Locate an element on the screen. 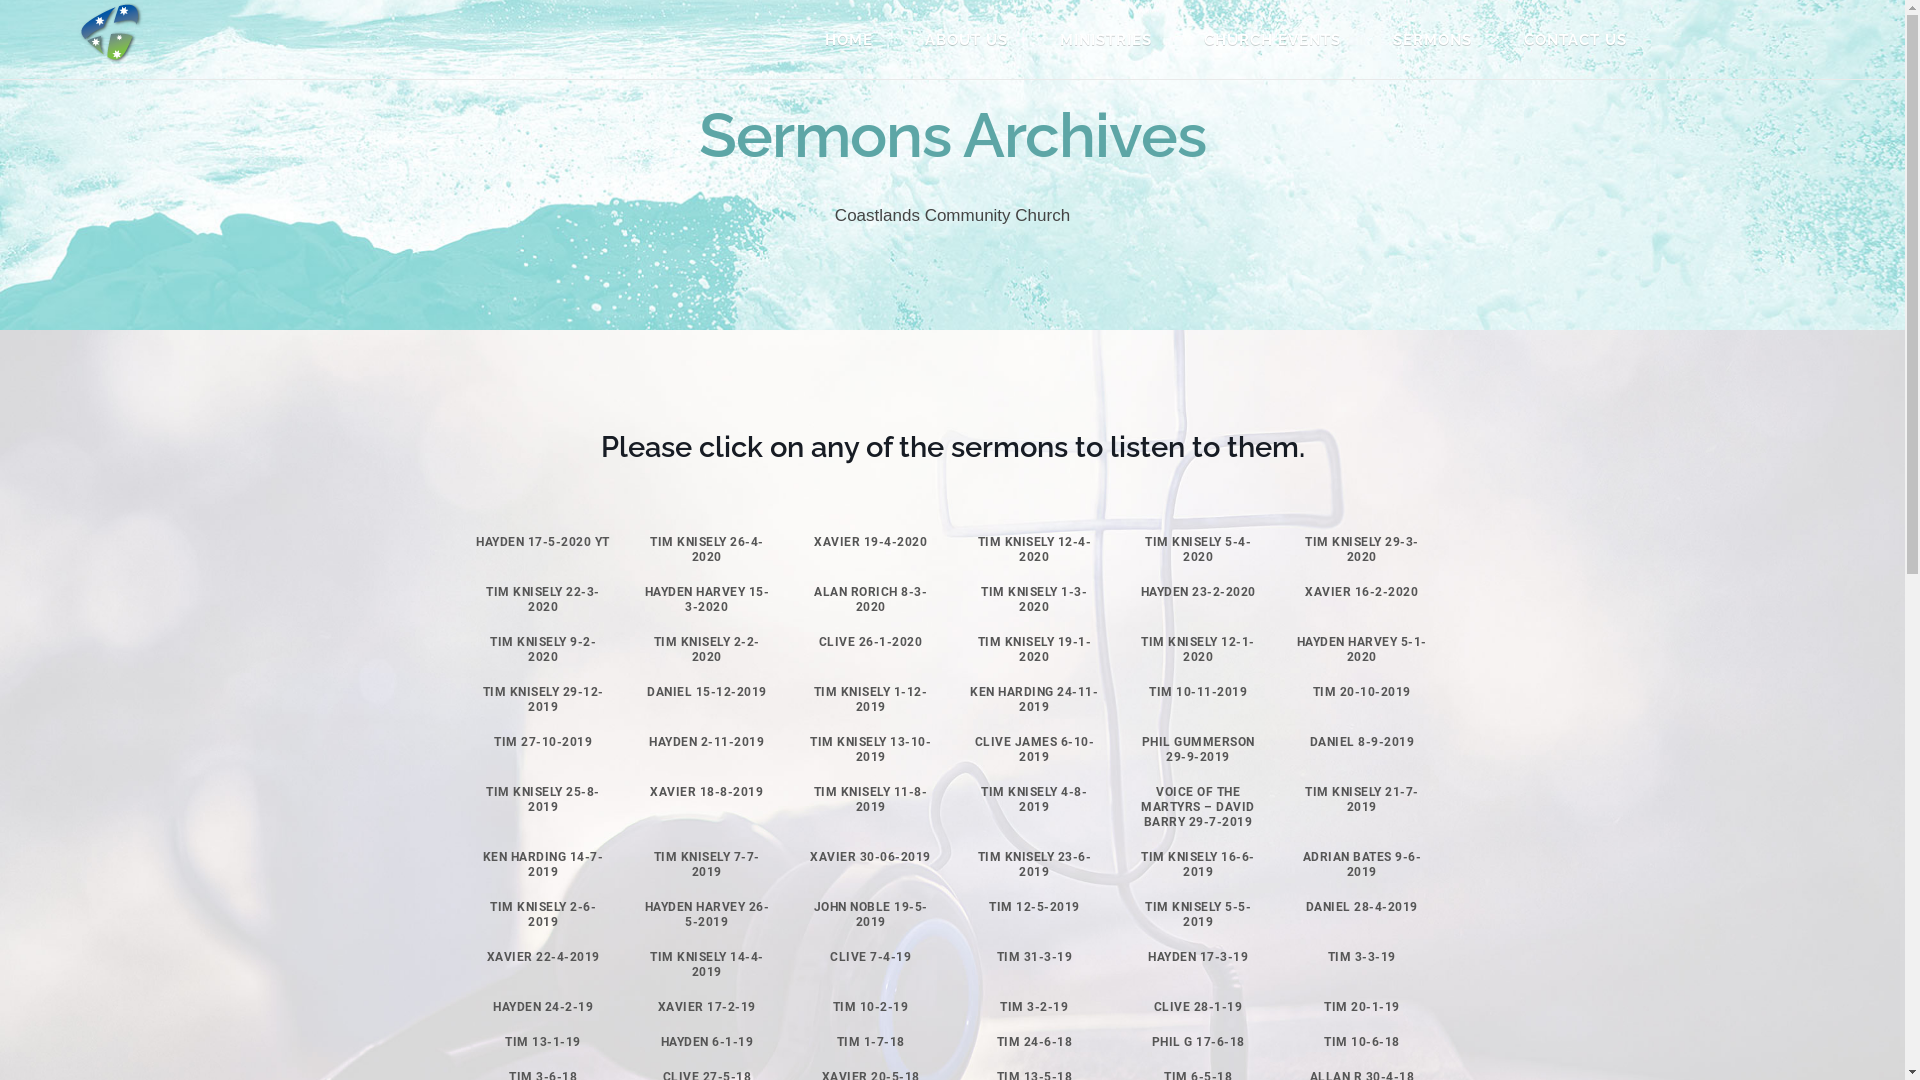  'TIM 31-3-19' is located at coordinates (1035, 955).